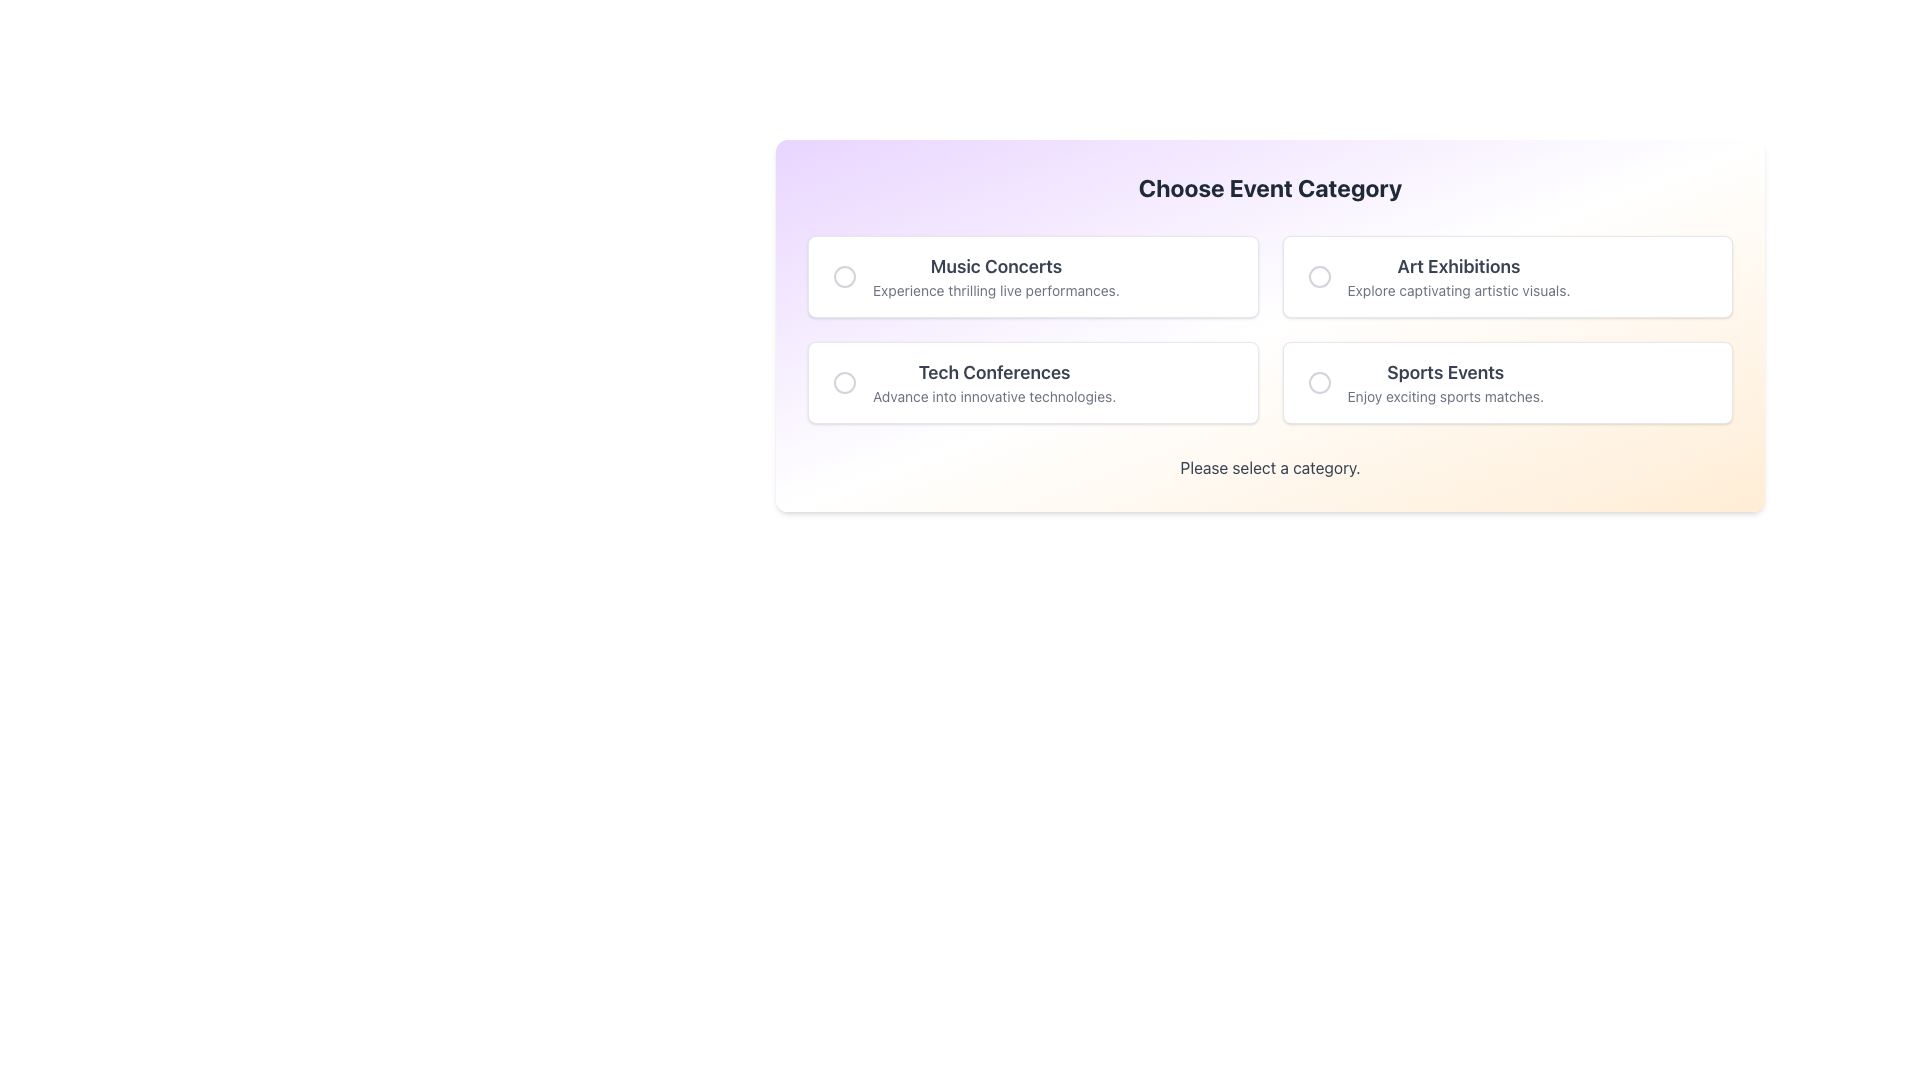 The height and width of the screenshot is (1080, 1920). I want to click on the central circle within the 'Choose Event Category' section, so click(844, 277).